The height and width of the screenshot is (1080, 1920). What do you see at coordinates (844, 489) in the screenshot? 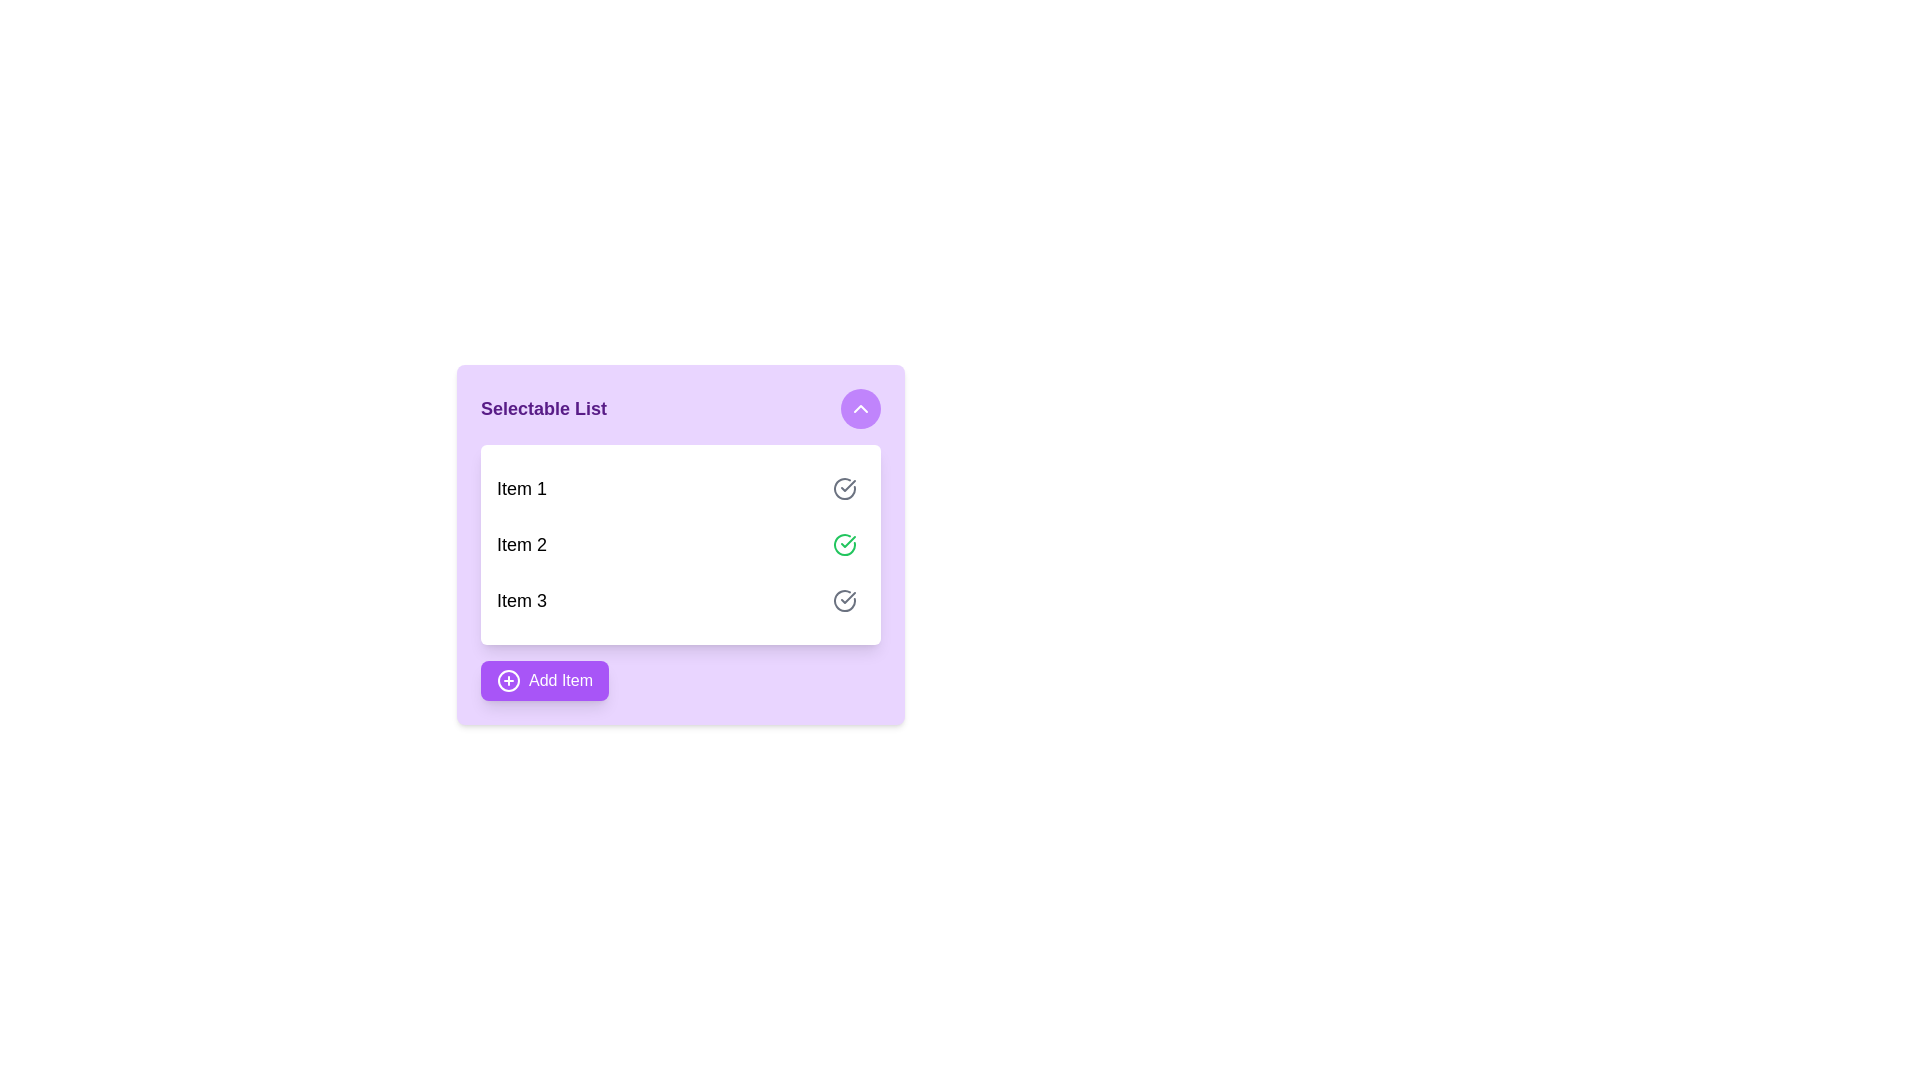
I see `the third icon in the row beside the text 'Item 3', located in the lower part of the list, which serves as a visual indicator for confirming or marking something as complete` at bounding box center [844, 489].